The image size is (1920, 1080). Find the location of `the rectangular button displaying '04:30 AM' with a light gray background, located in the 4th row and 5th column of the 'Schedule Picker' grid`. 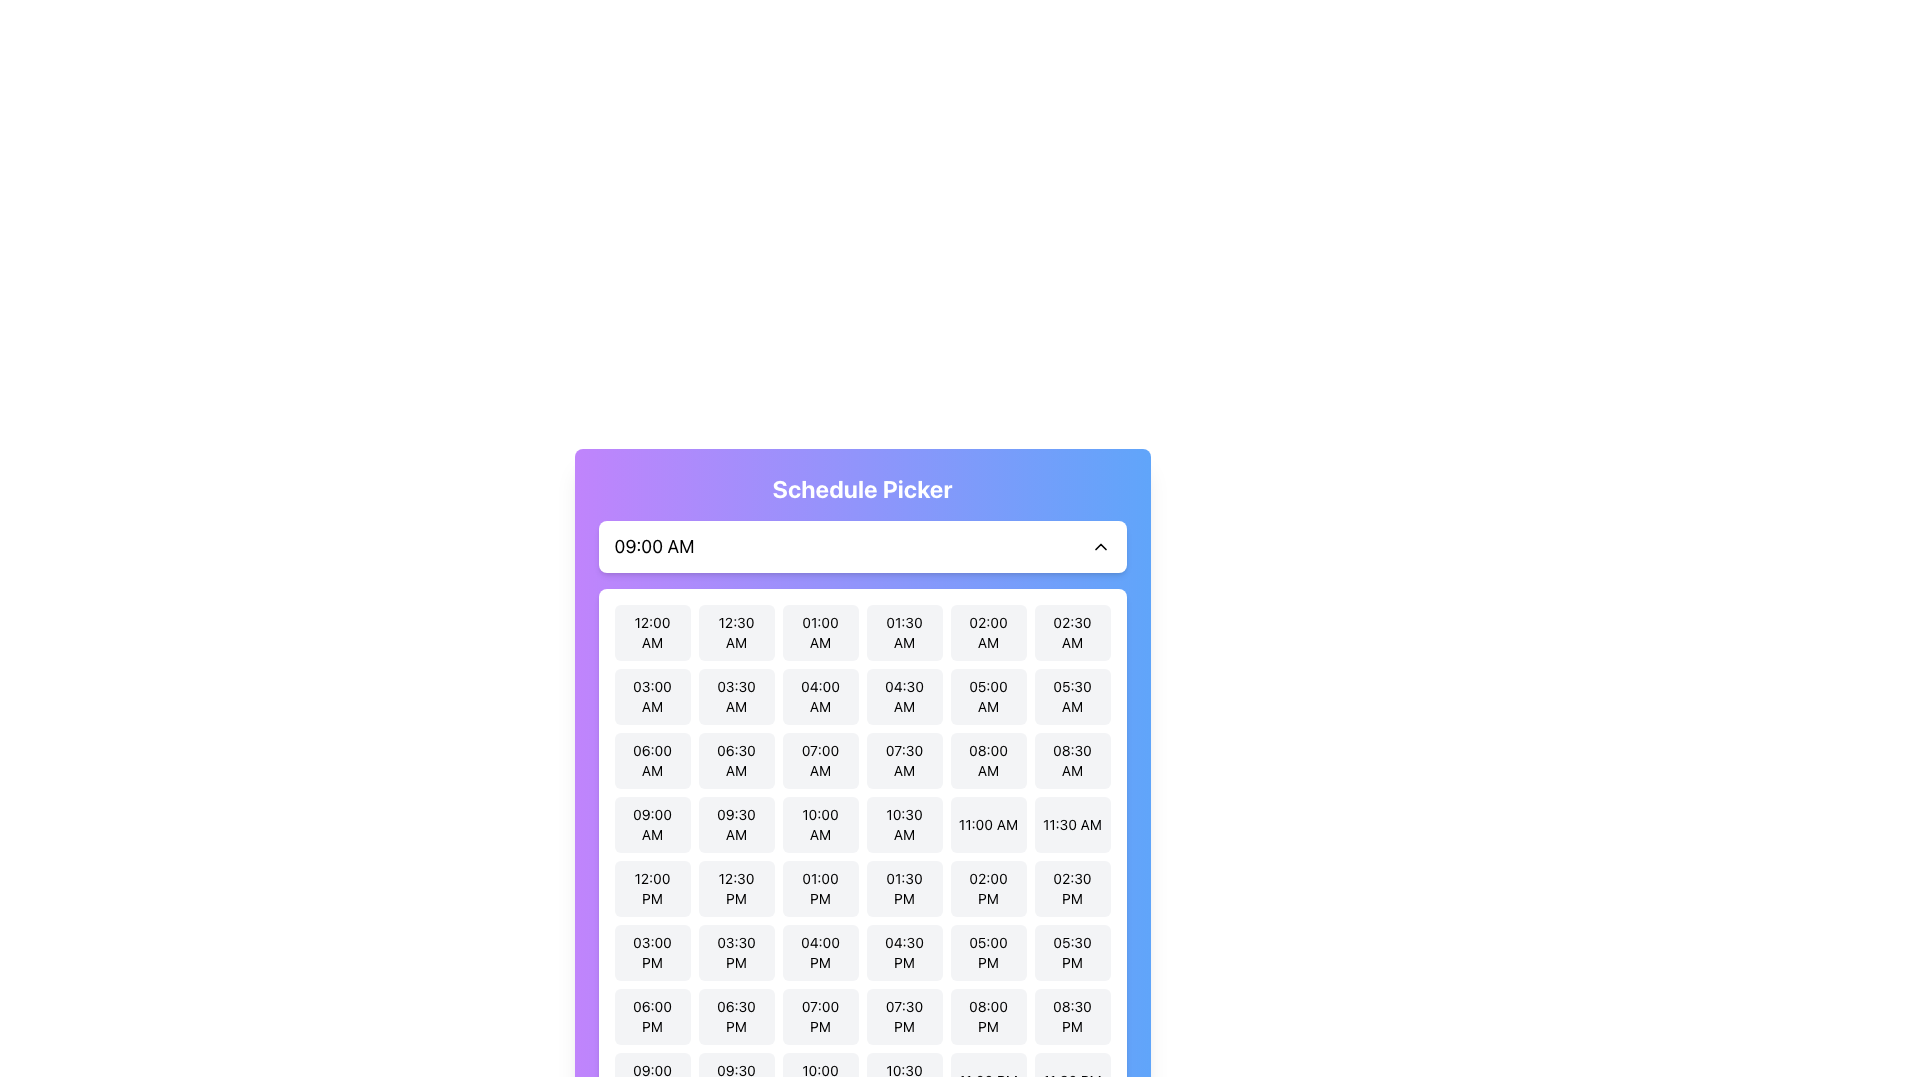

the rectangular button displaying '04:30 AM' with a light gray background, located in the 4th row and 5th column of the 'Schedule Picker' grid is located at coordinates (903, 696).